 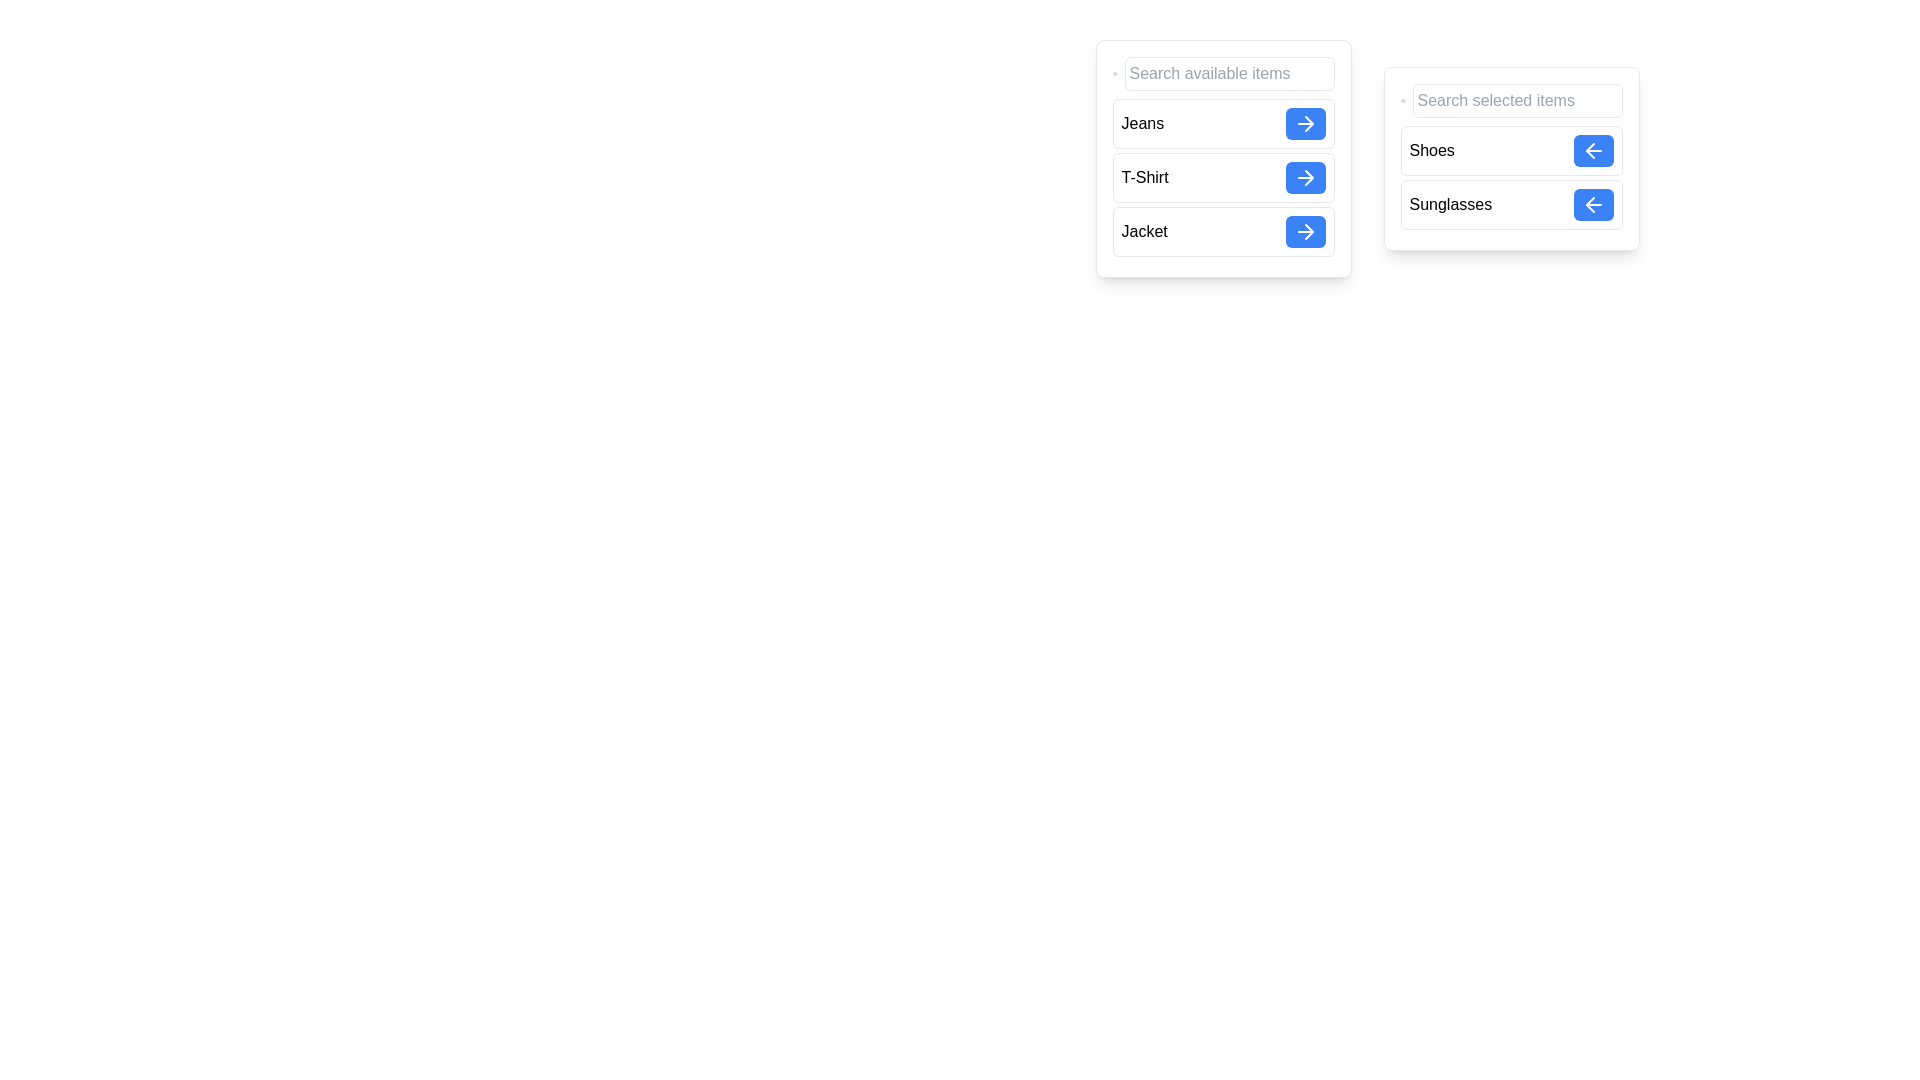 I want to click on the button located to the right of the 'Sunglasses' text, so click(x=1592, y=204).